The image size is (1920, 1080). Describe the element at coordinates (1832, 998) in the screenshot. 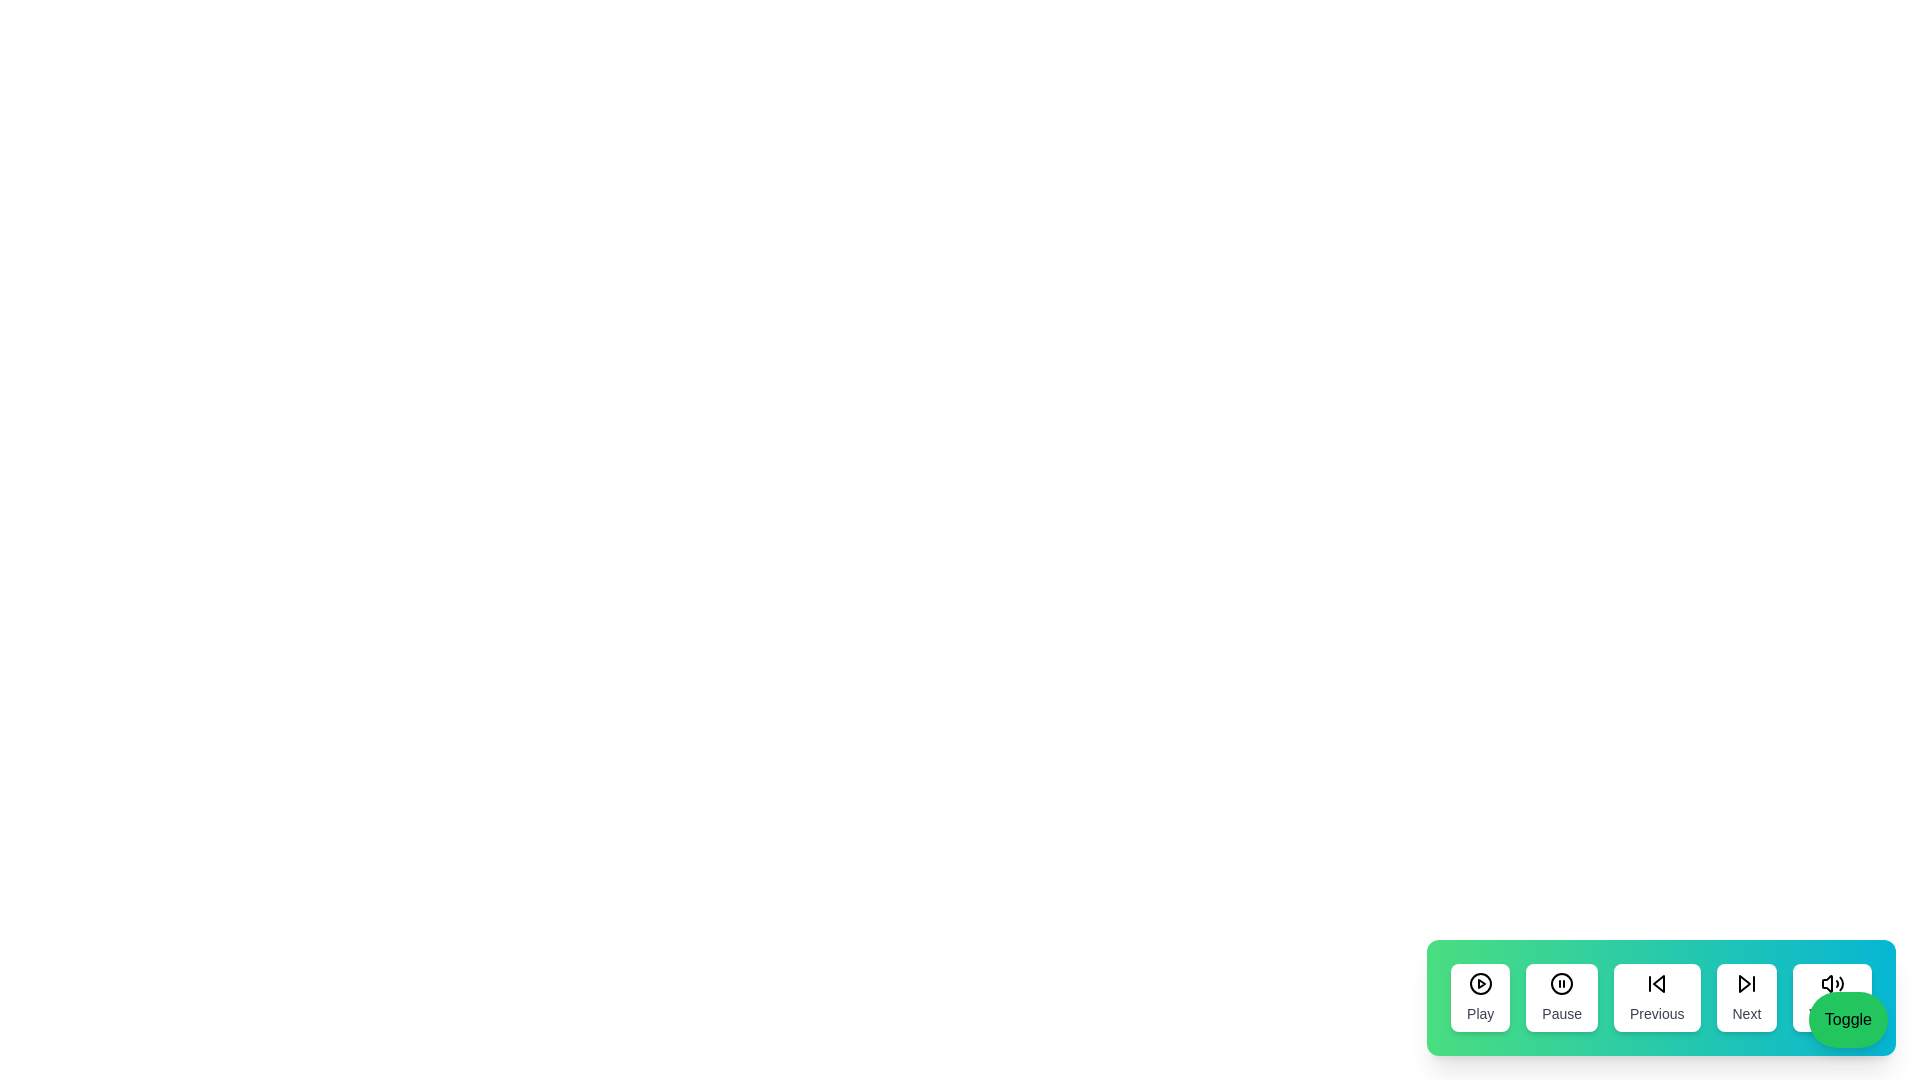

I see `the 'Volume' button to adjust the volume` at that location.